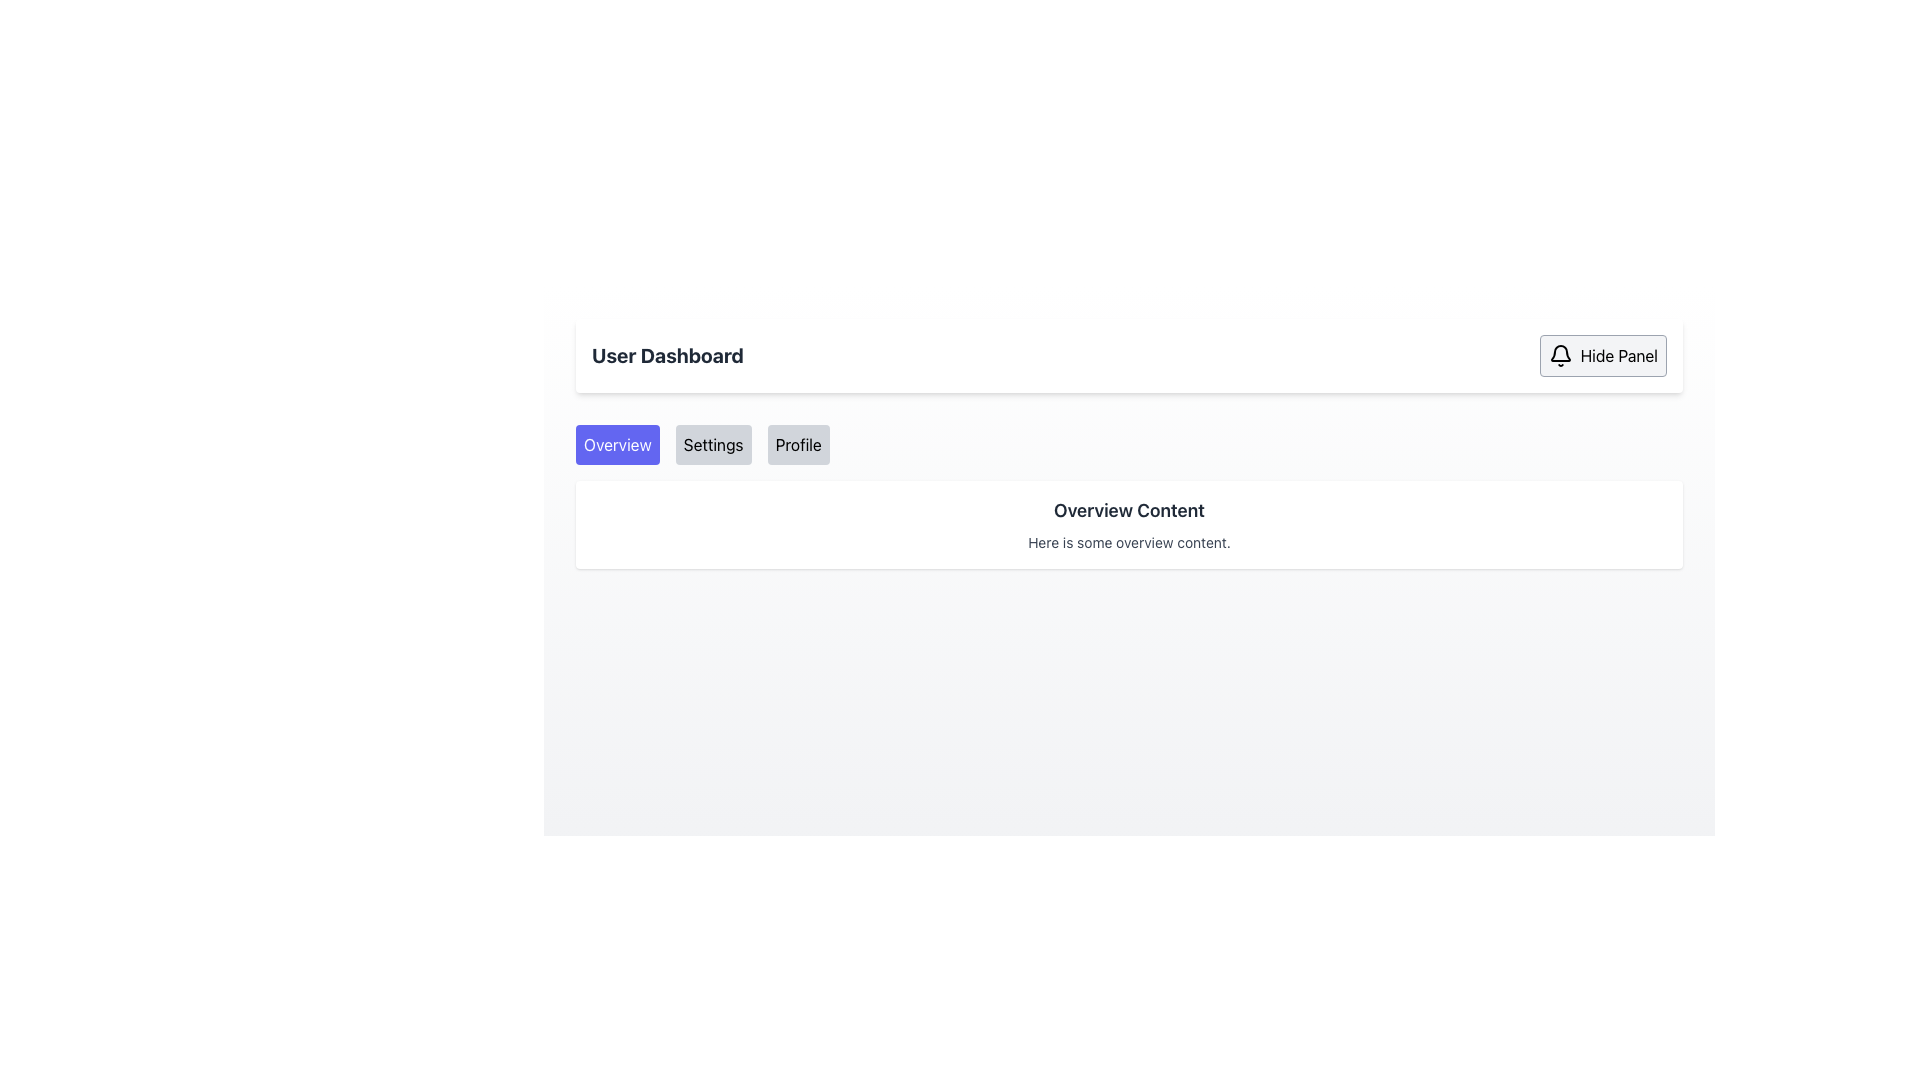 This screenshot has height=1080, width=1920. I want to click on the Profile button located in the horizontal navigation bar, positioned to the right of the 'Settings' button and the leftmost 'Overview' button, so click(797, 443).